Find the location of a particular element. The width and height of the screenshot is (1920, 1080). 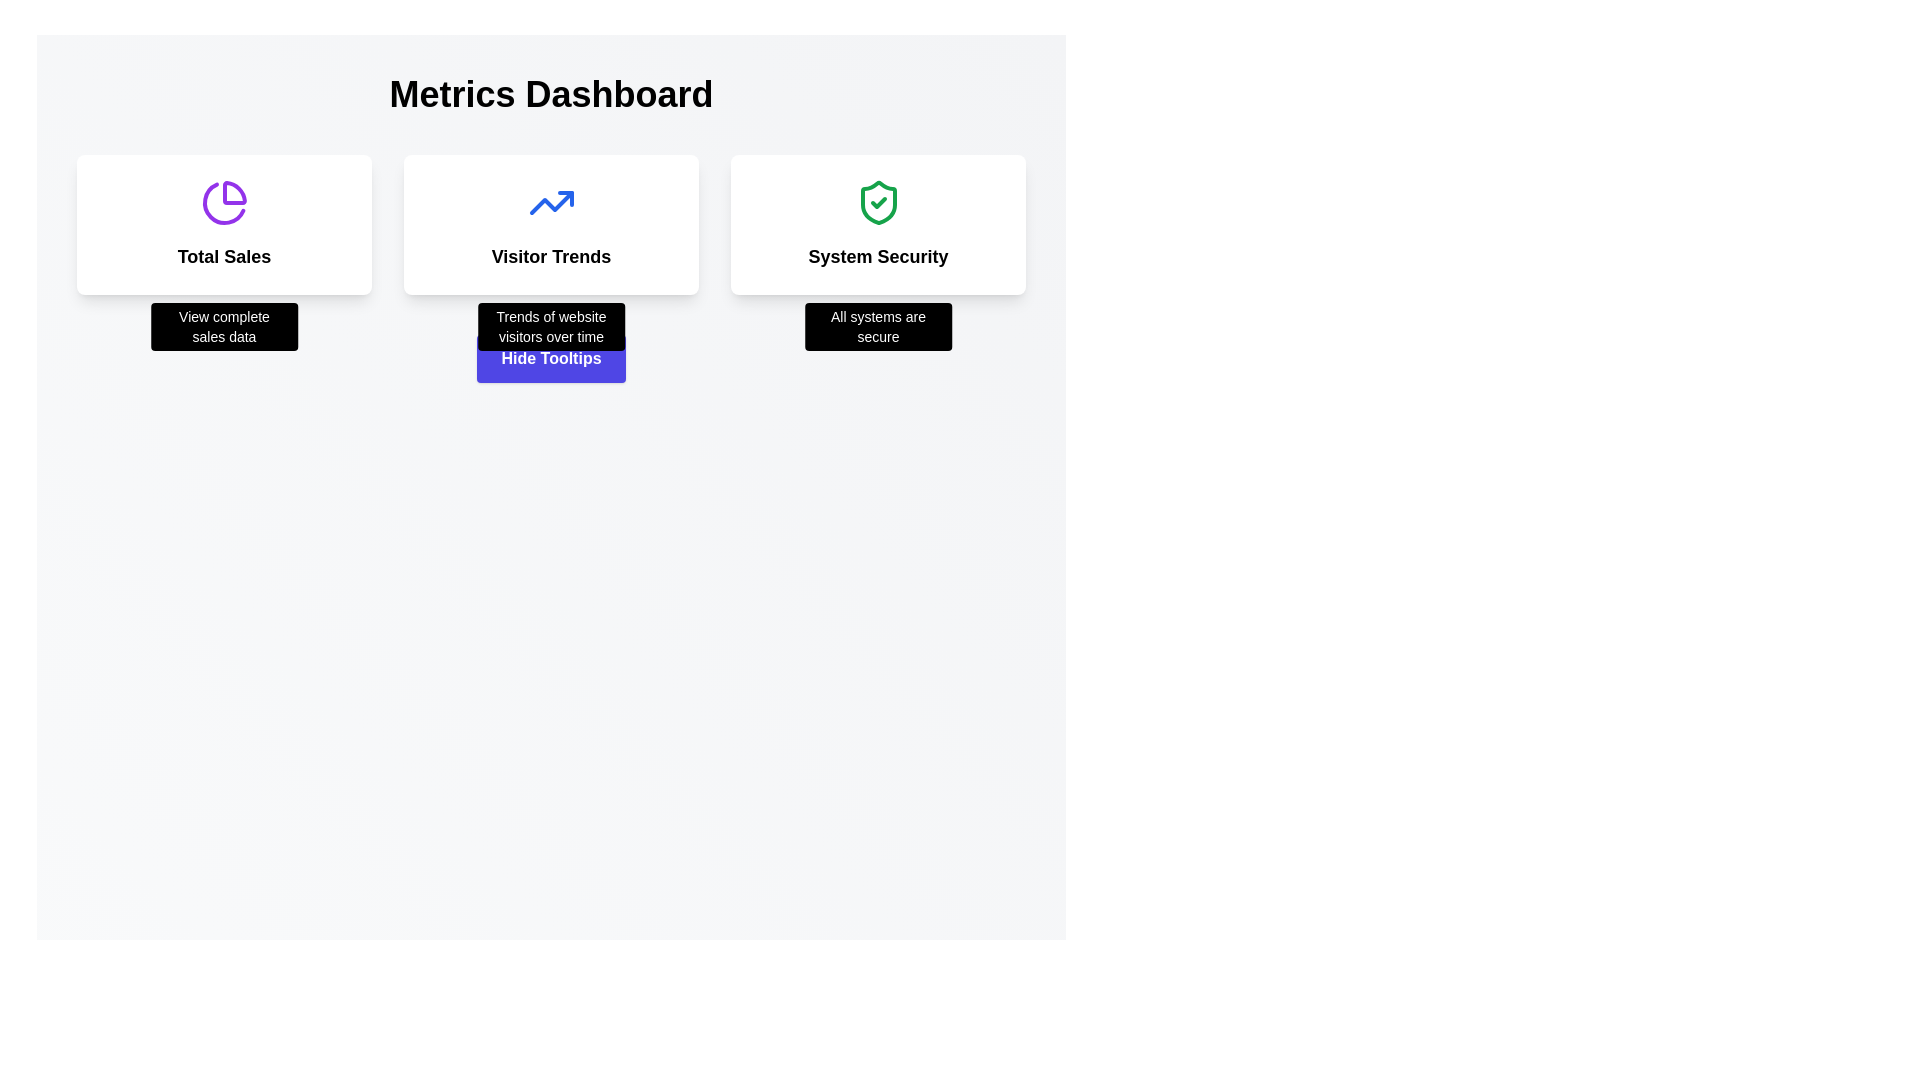

green shield icon with a checkmark located in the 'System Security' card, which is the third card in the row beneath the 'Metrics Dashboard' header is located at coordinates (878, 203).